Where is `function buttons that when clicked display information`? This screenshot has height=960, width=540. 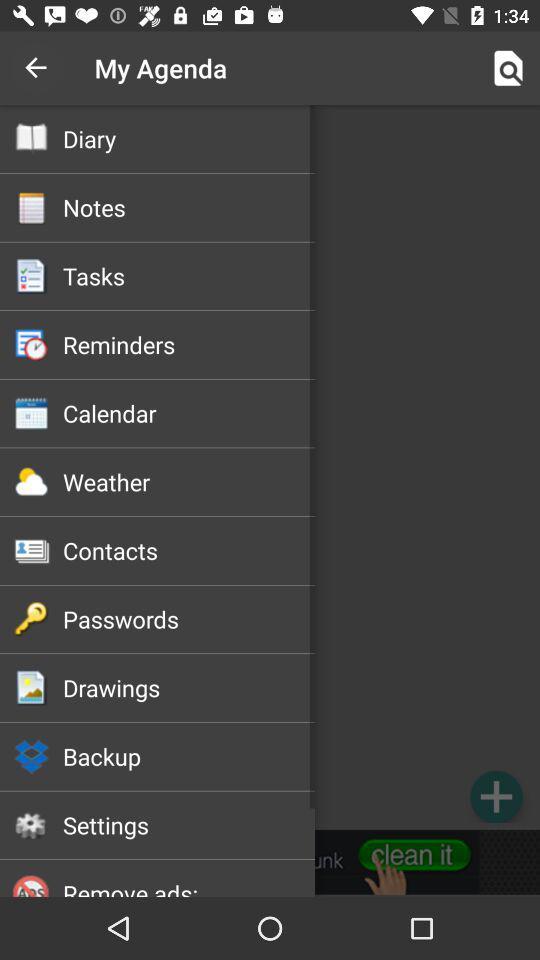
function buttons that when clicked display information is located at coordinates (270, 467).